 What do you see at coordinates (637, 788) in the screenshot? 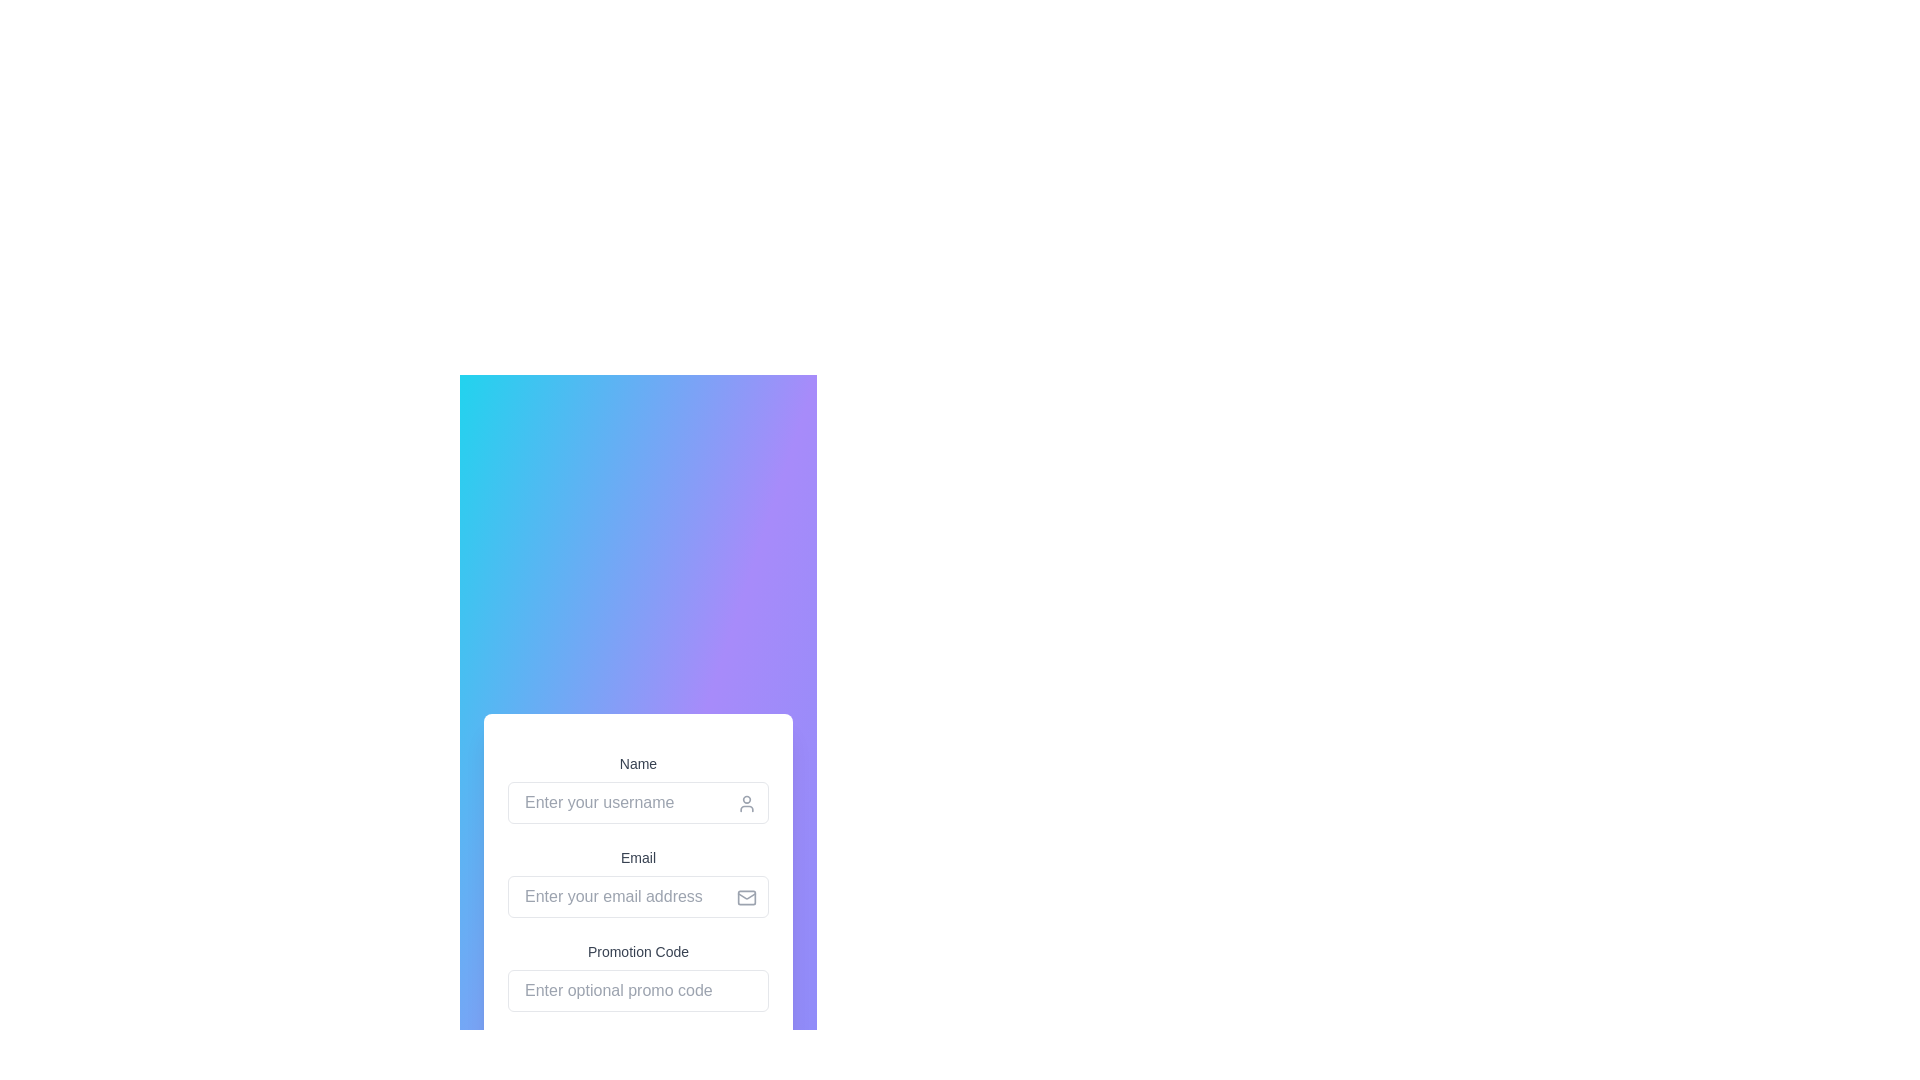
I see `the text input field for entering a username, which is the first input field in the form, to focus on it` at bounding box center [637, 788].